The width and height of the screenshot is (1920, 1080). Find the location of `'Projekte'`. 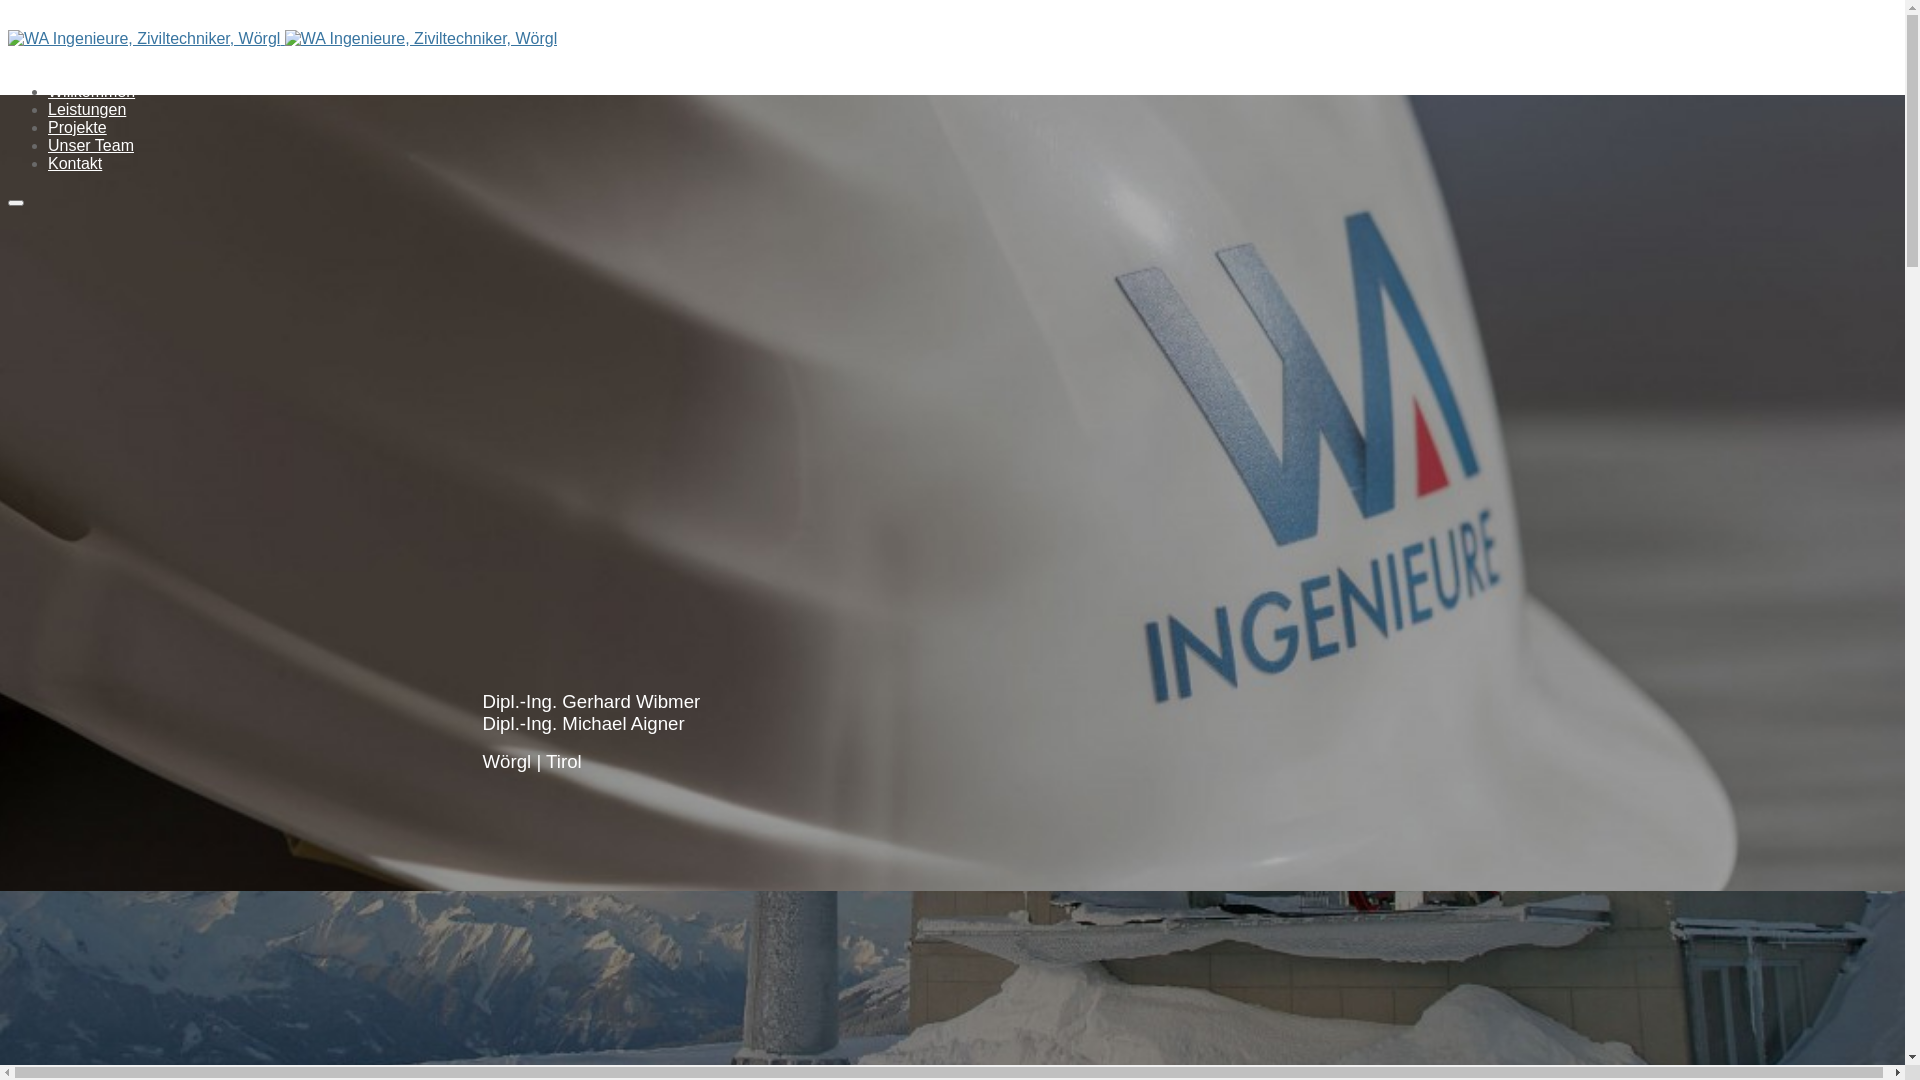

'Projekte' is located at coordinates (77, 127).